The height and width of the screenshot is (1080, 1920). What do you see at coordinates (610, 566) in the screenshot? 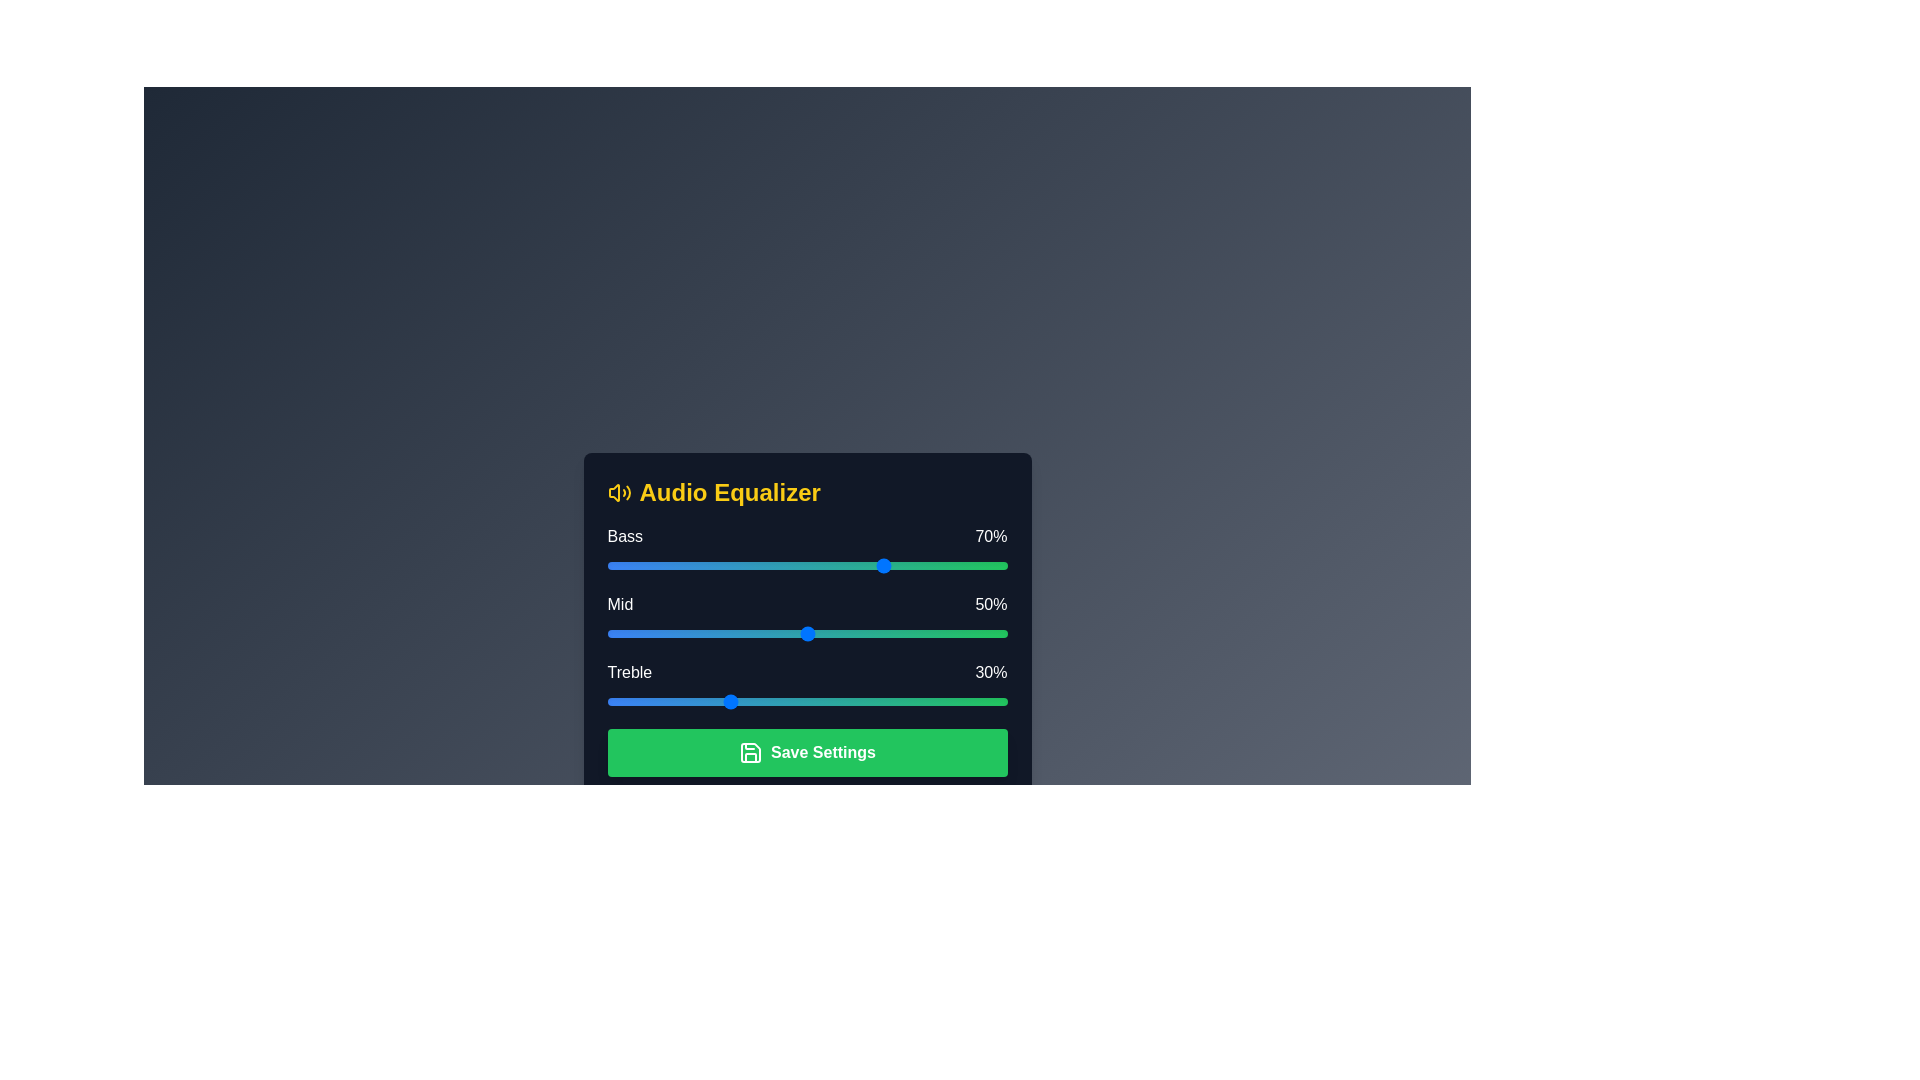
I see `the bass slider to 1%` at bounding box center [610, 566].